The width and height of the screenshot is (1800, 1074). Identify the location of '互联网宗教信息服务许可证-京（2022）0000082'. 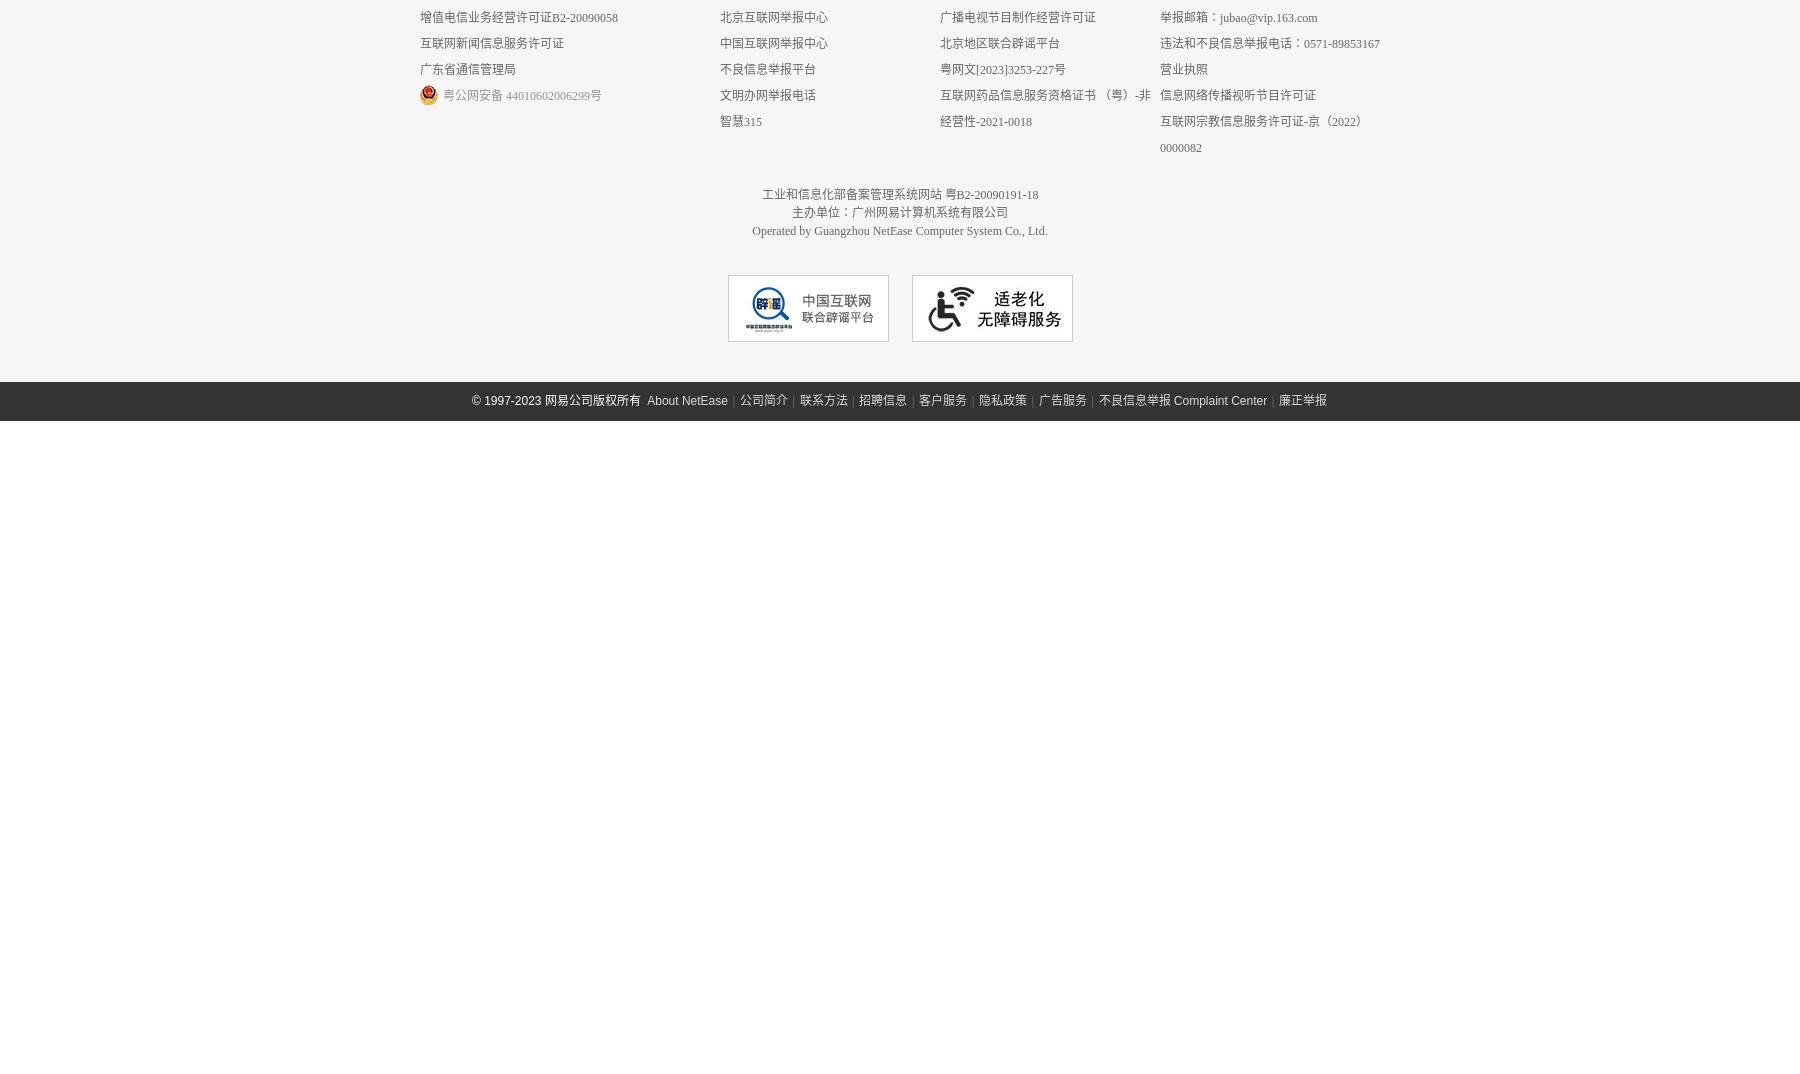
(1240, 810).